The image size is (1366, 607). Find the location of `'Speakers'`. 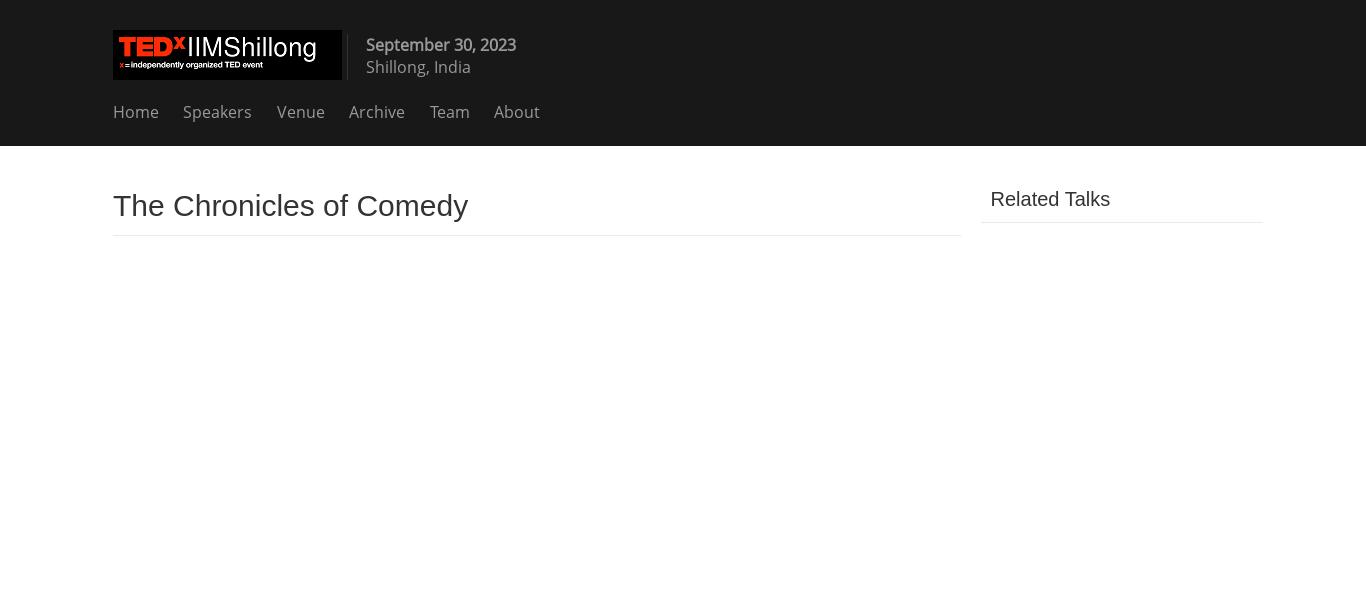

'Speakers' is located at coordinates (216, 110).